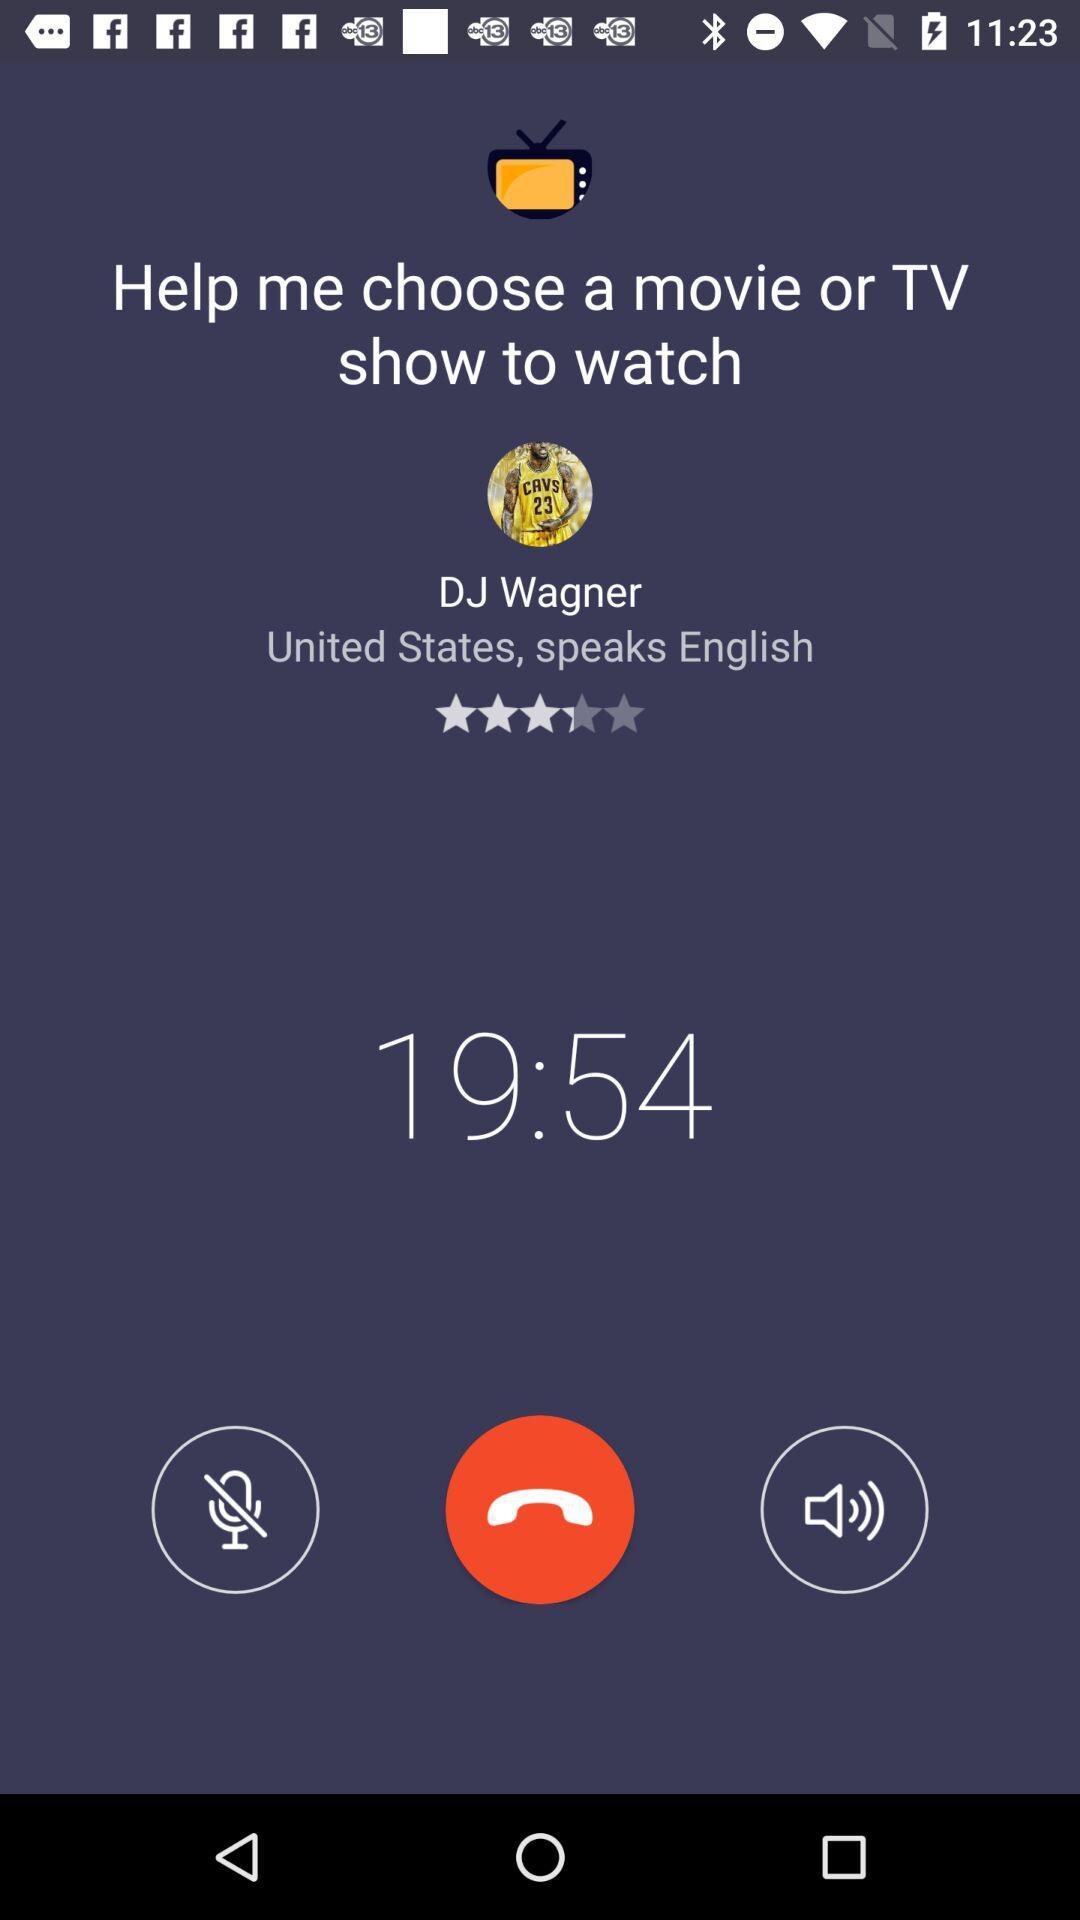 The width and height of the screenshot is (1080, 1920). Describe the element at coordinates (844, 1509) in the screenshot. I see `sound` at that location.